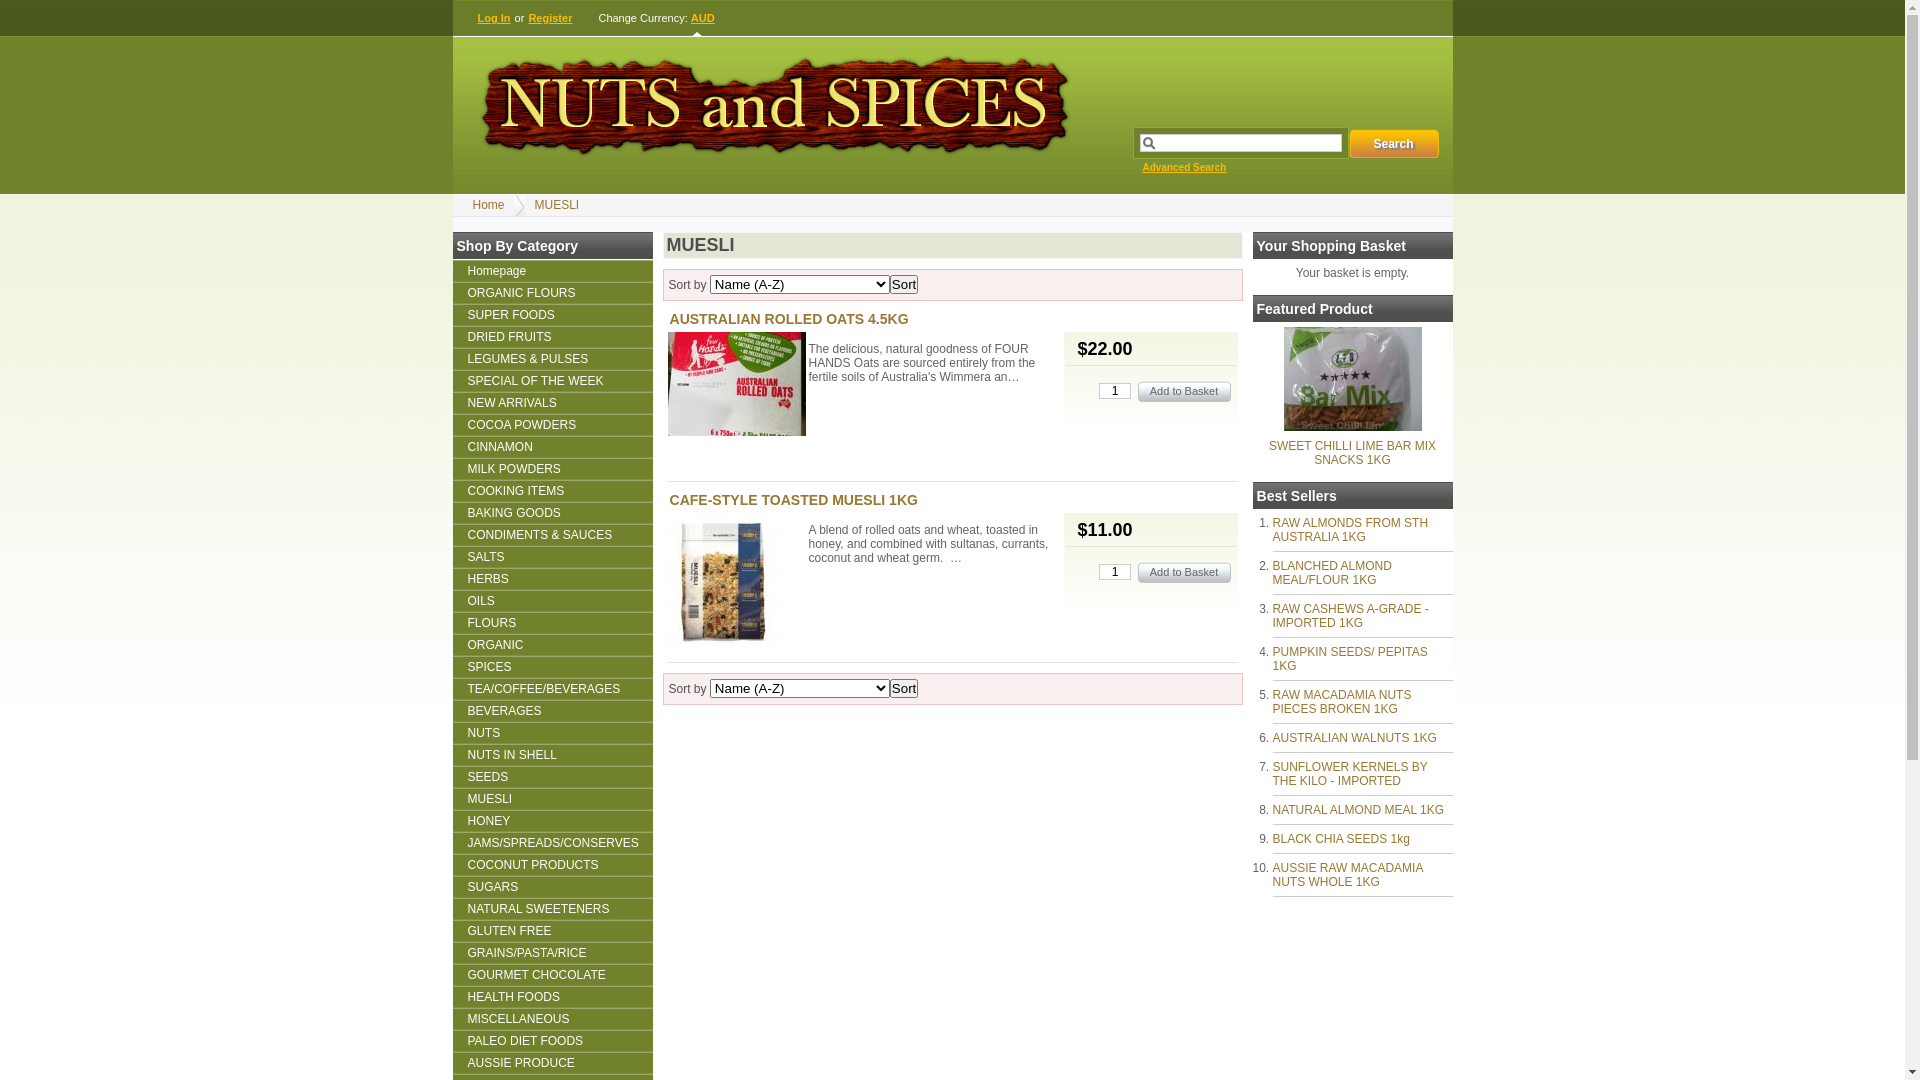 This screenshot has height=1080, width=1920. What do you see at coordinates (552, 578) in the screenshot?
I see `'HERBS'` at bounding box center [552, 578].